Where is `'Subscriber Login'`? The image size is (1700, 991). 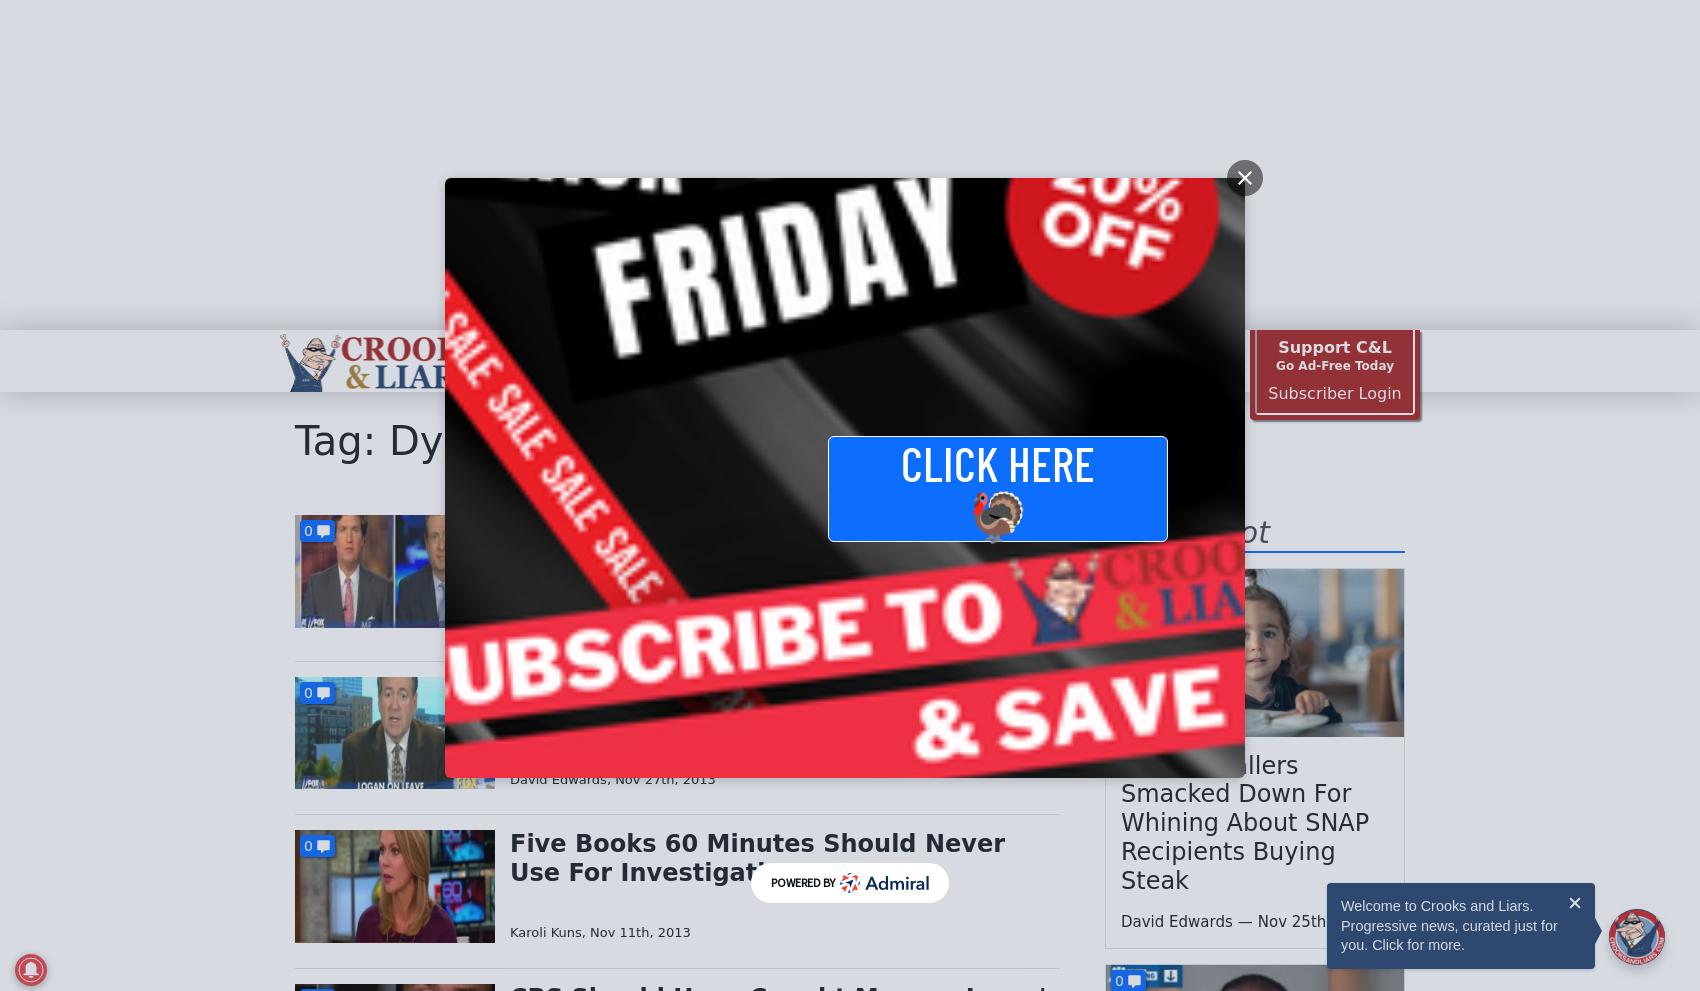
'Subscriber Login' is located at coordinates (1267, 392).